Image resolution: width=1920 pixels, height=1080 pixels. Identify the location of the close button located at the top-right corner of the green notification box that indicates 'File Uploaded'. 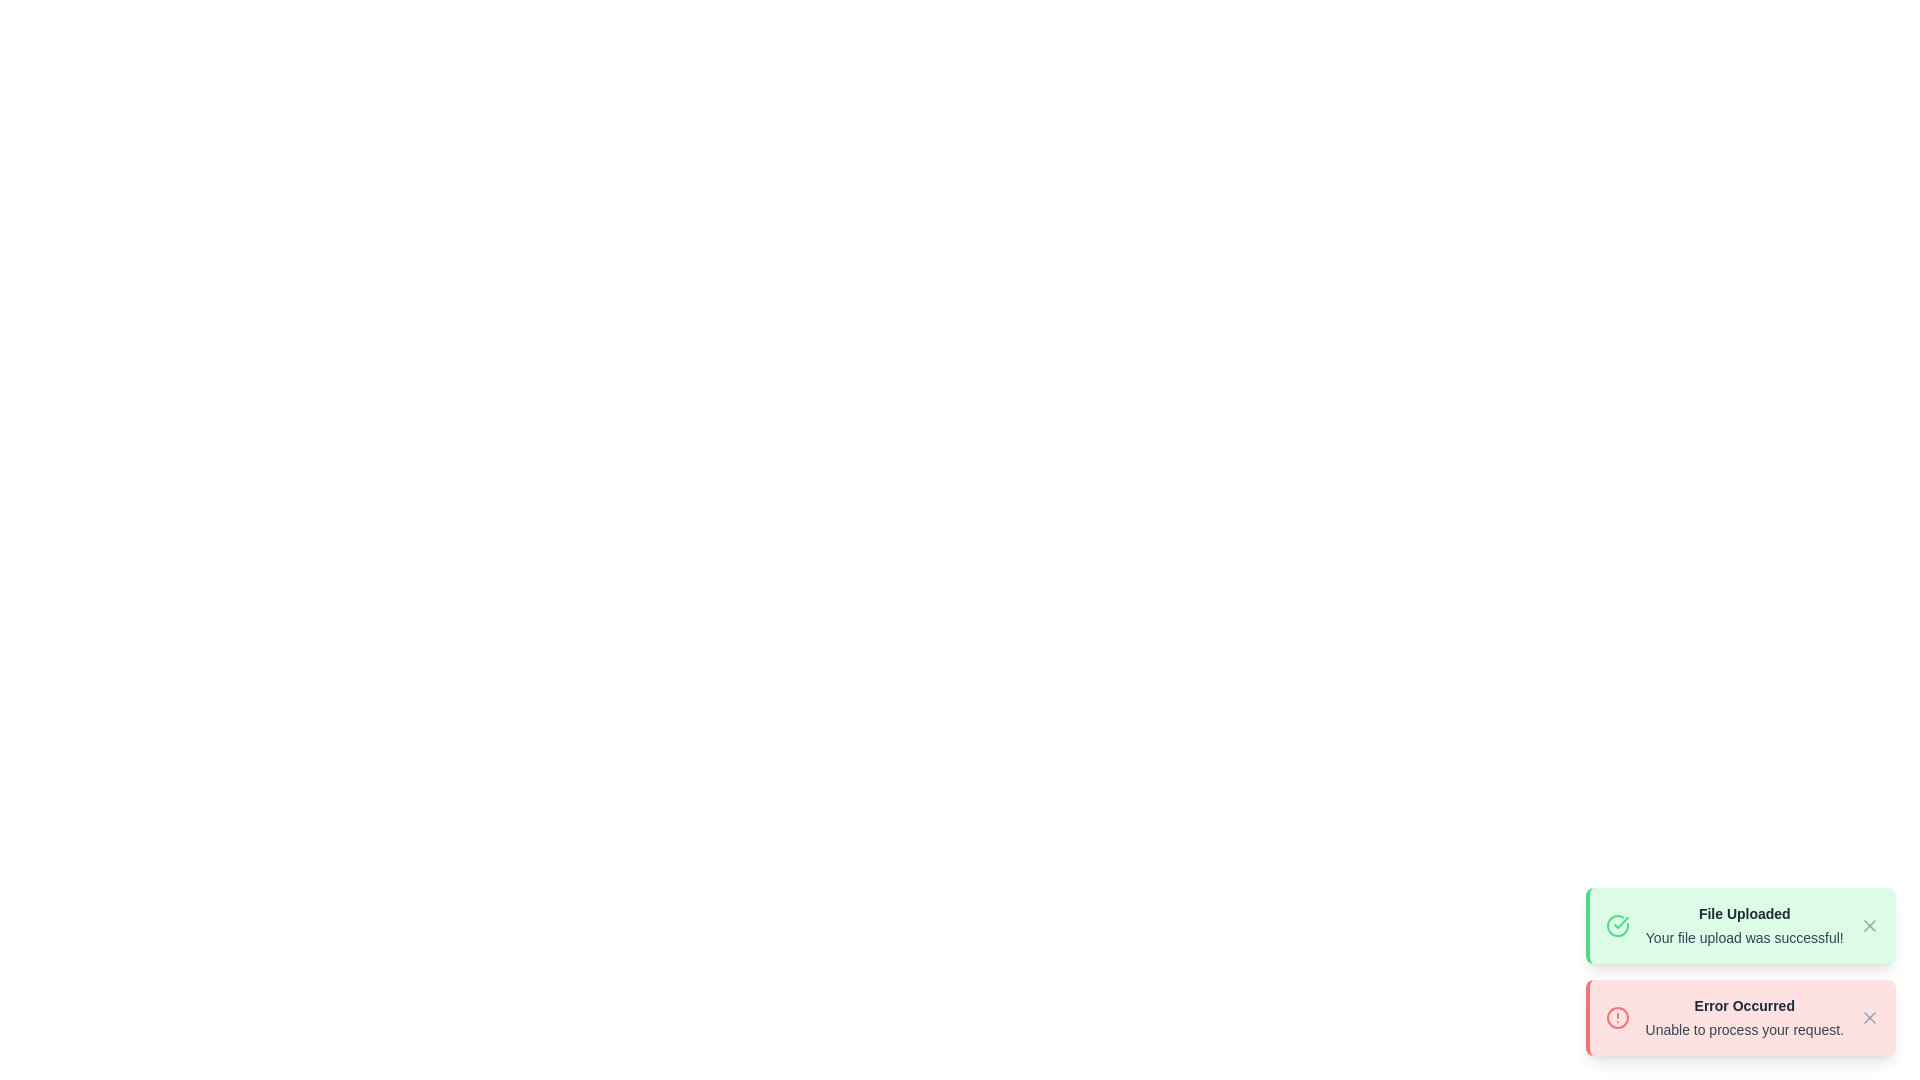
(1869, 925).